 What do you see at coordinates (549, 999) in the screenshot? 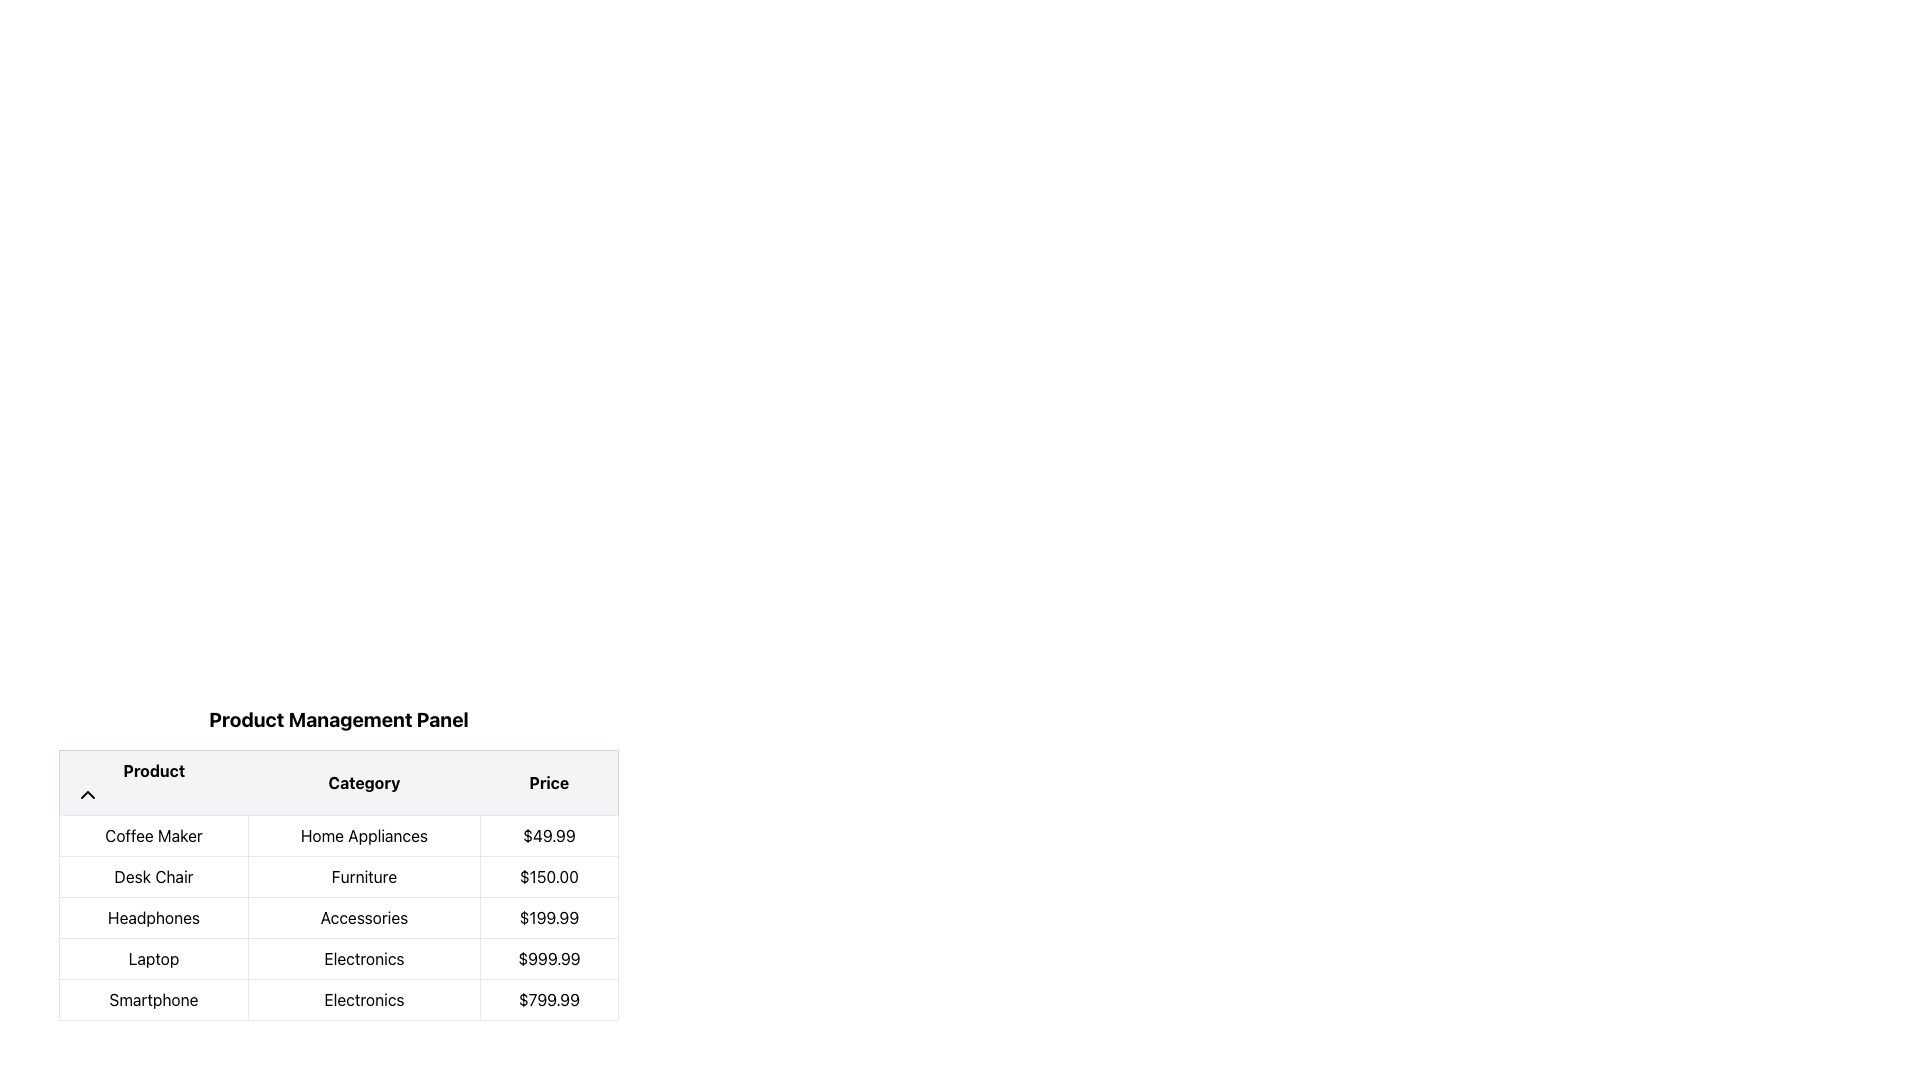
I see `the static text element that displays the price of the smartphone in the third column of the last row of the table` at bounding box center [549, 999].